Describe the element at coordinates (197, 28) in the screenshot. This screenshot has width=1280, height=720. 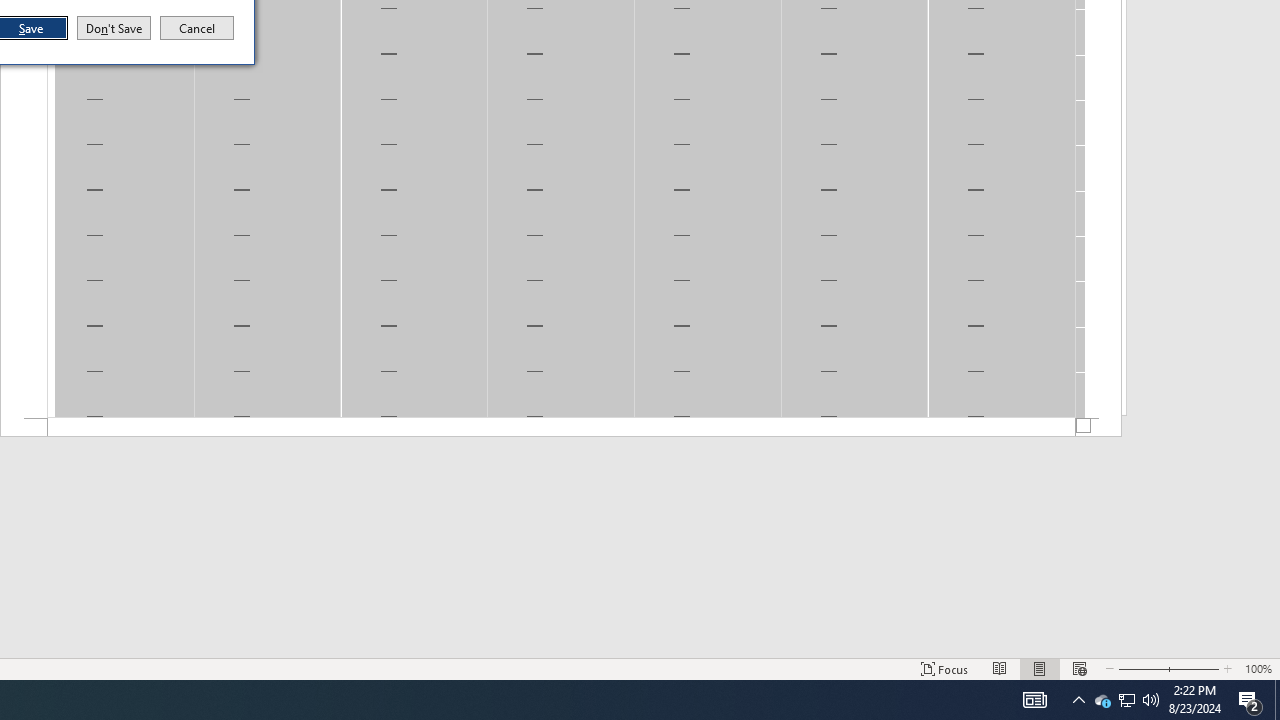
I see `'Cancel'` at that location.